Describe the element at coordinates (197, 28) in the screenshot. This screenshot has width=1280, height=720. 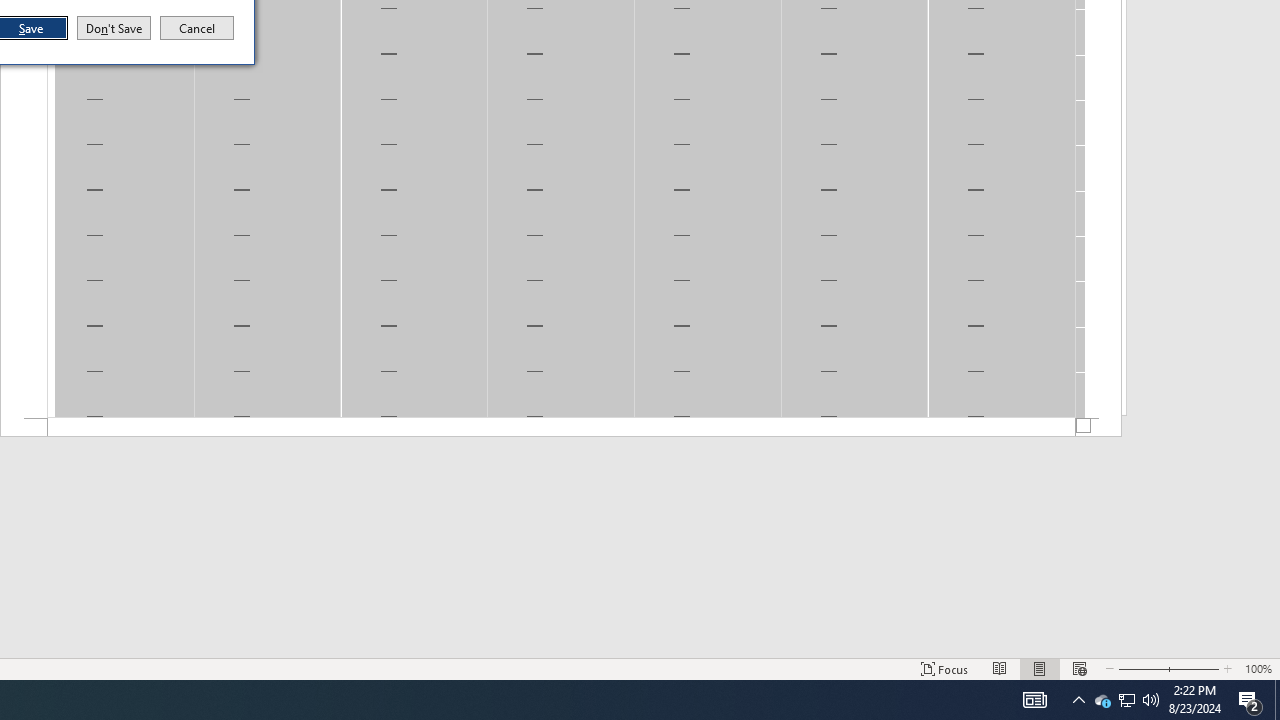
I see `'Cancel'` at that location.